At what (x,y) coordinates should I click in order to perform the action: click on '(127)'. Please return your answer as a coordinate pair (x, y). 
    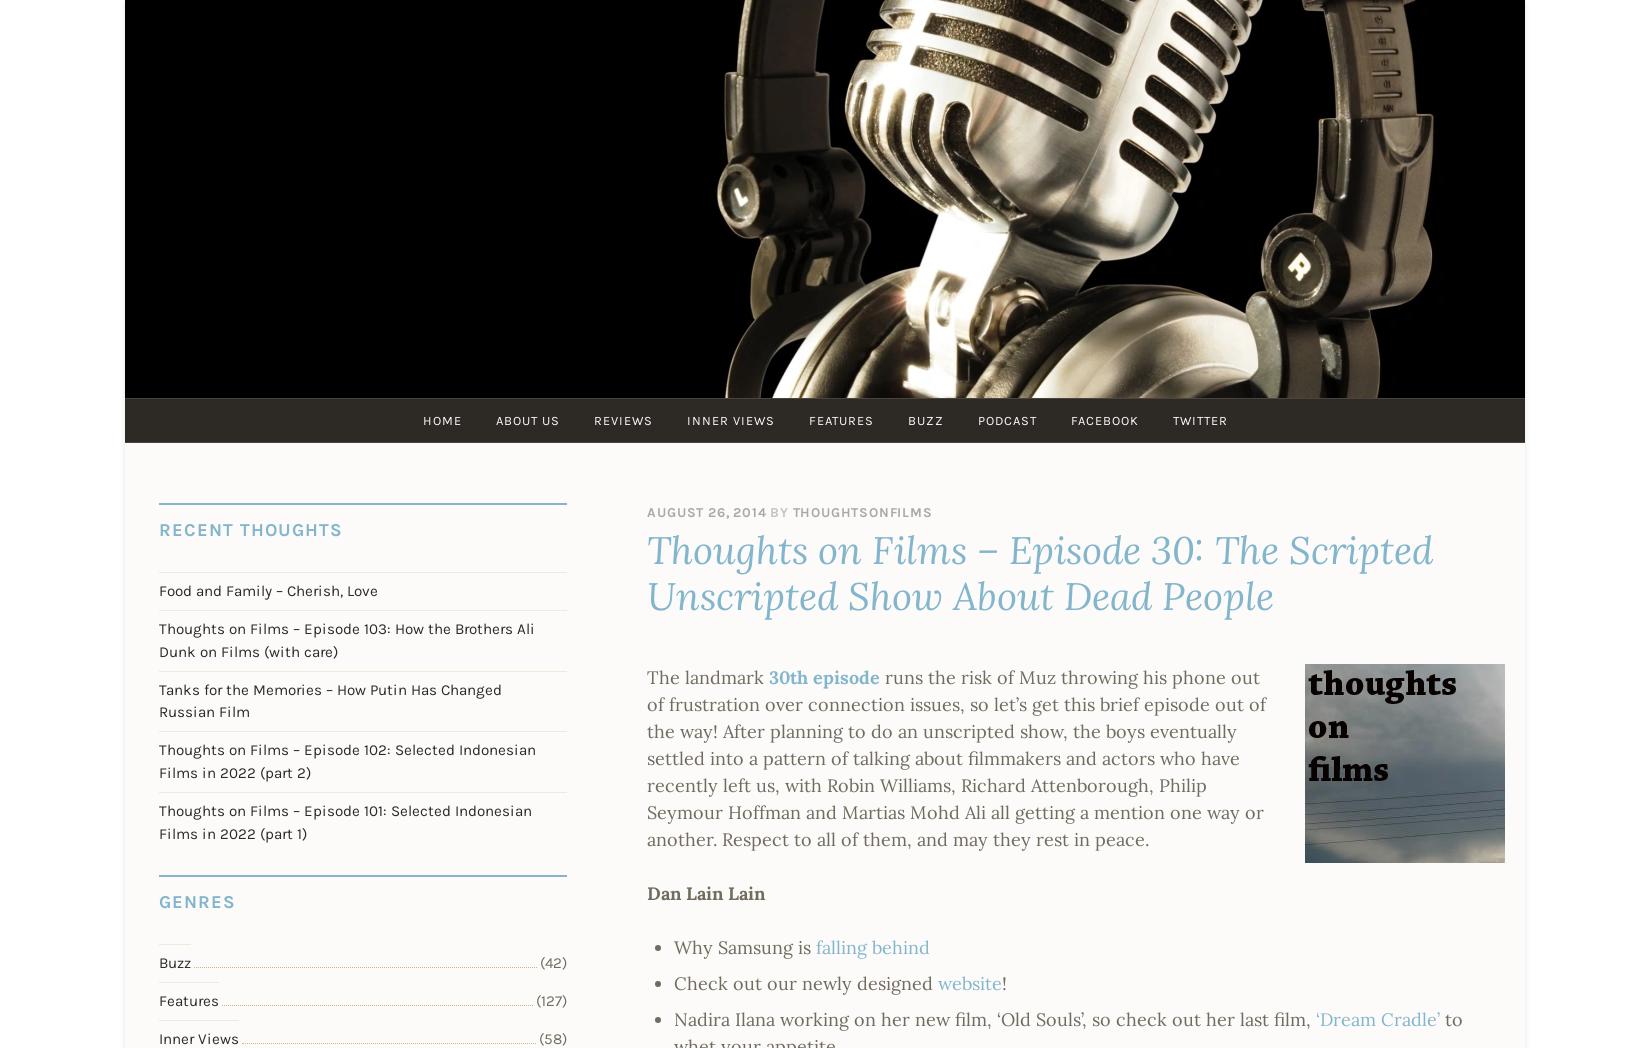
    Looking at the image, I should click on (550, 999).